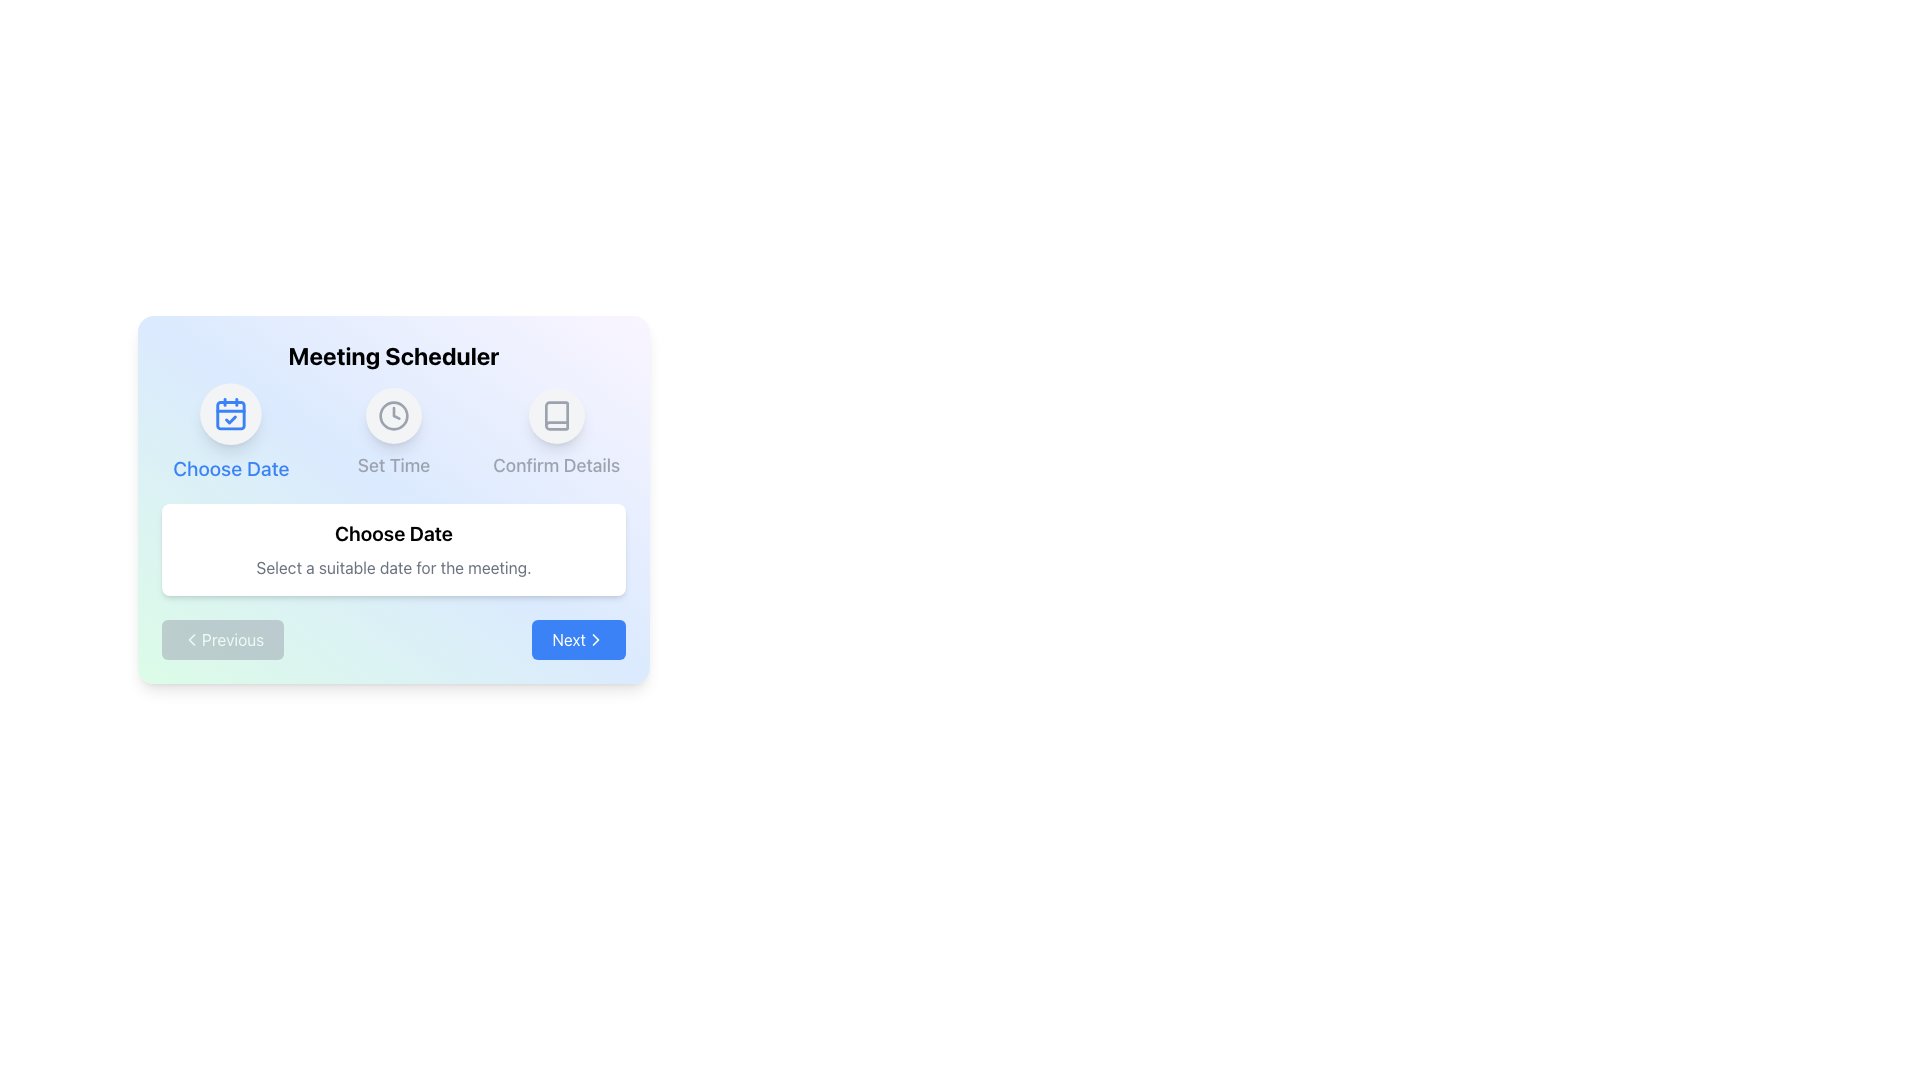  What do you see at coordinates (556, 433) in the screenshot?
I see `the confirmation icon with text label in the Meeting Scheduler section, which is the last item in the three-item grid` at bounding box center [556, 433].